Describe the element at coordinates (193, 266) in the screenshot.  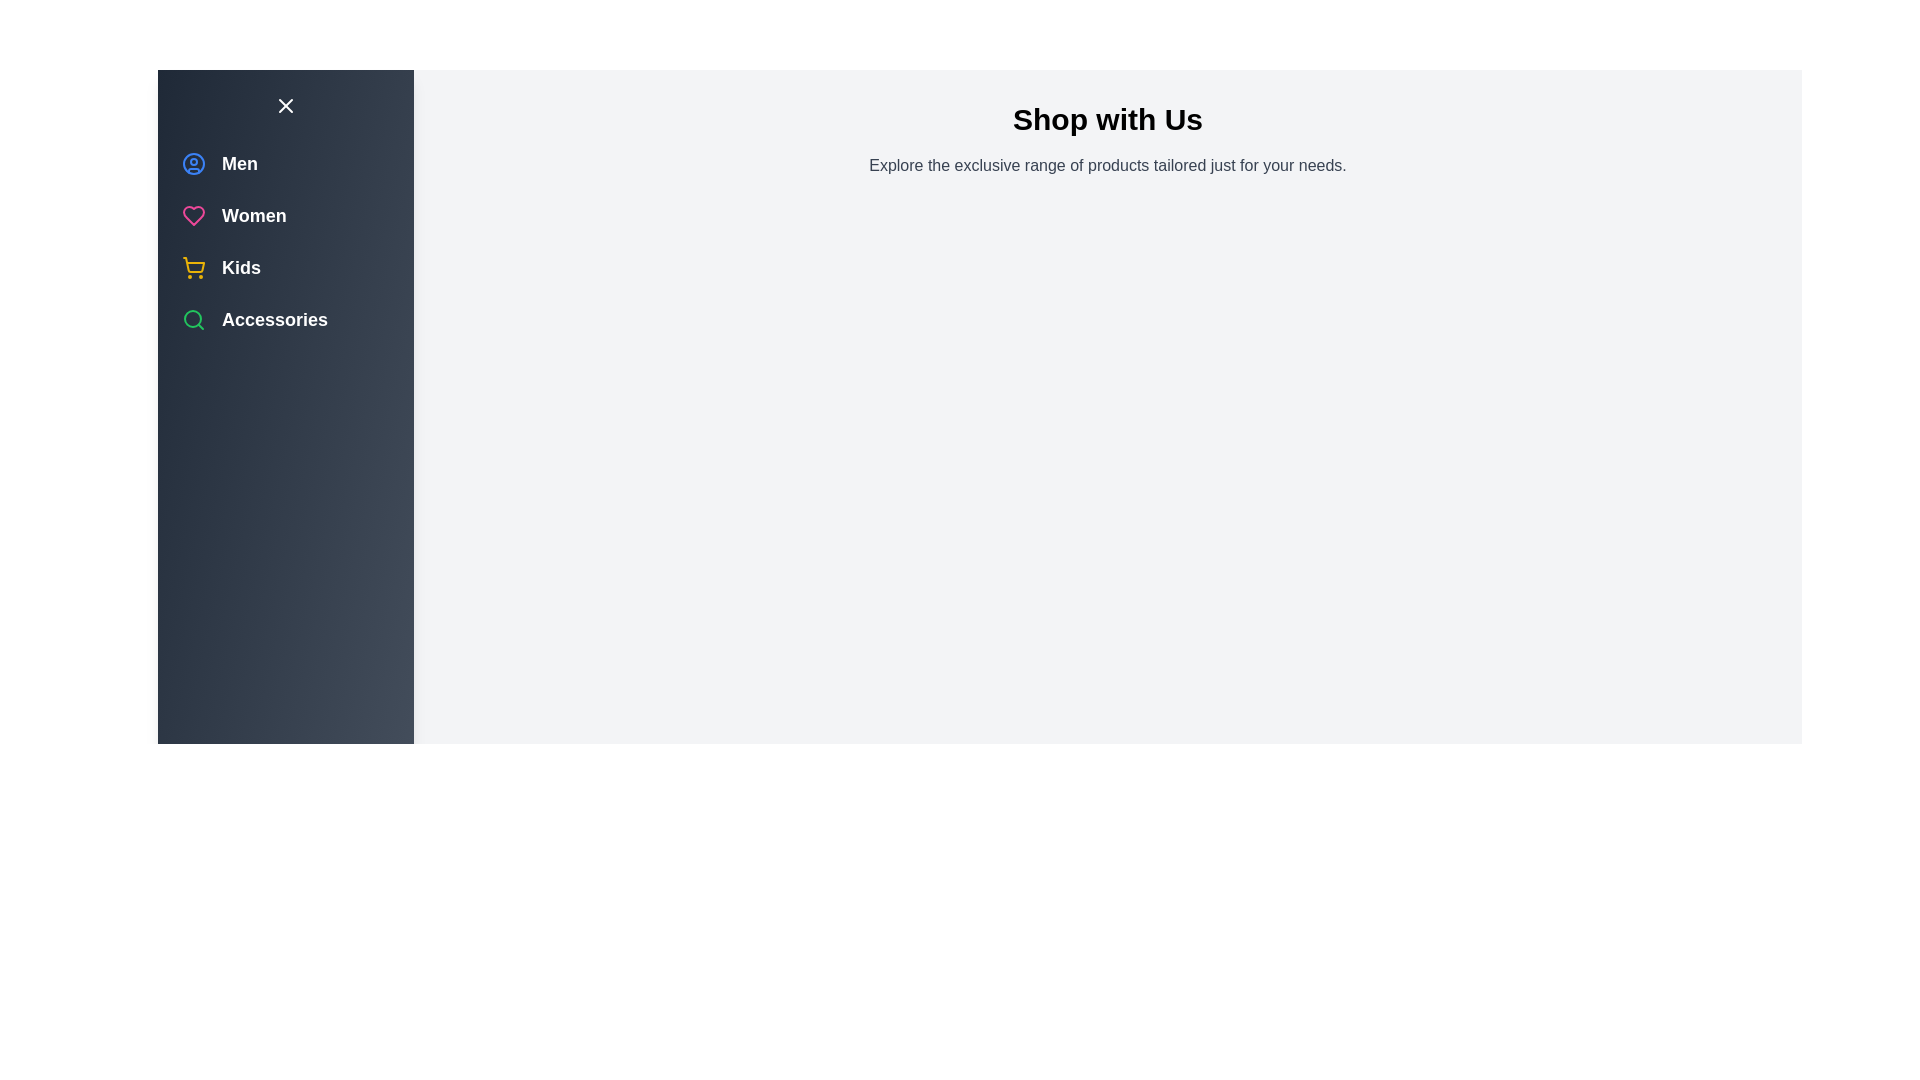
I see `the category Kids to select it` at that location.